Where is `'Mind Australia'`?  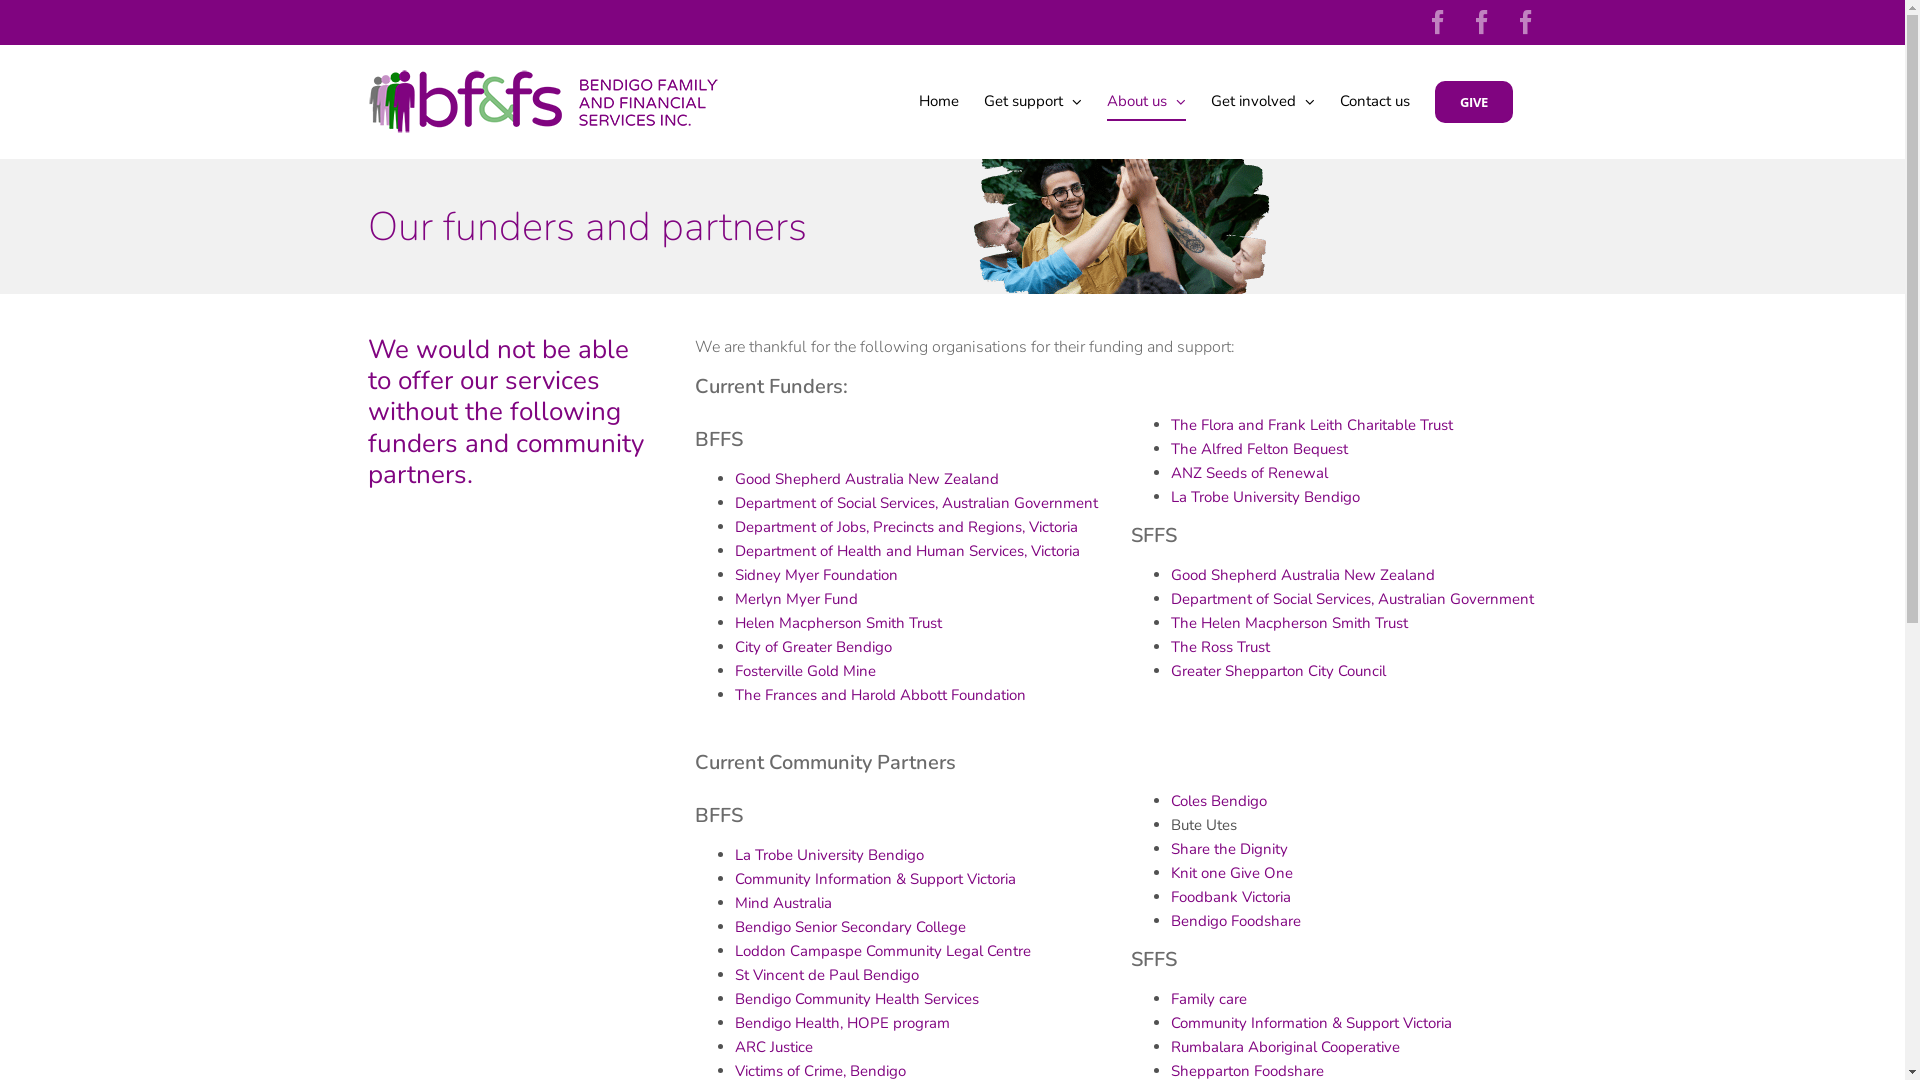 'Mind Australia' is located at coordinates (782, 902).